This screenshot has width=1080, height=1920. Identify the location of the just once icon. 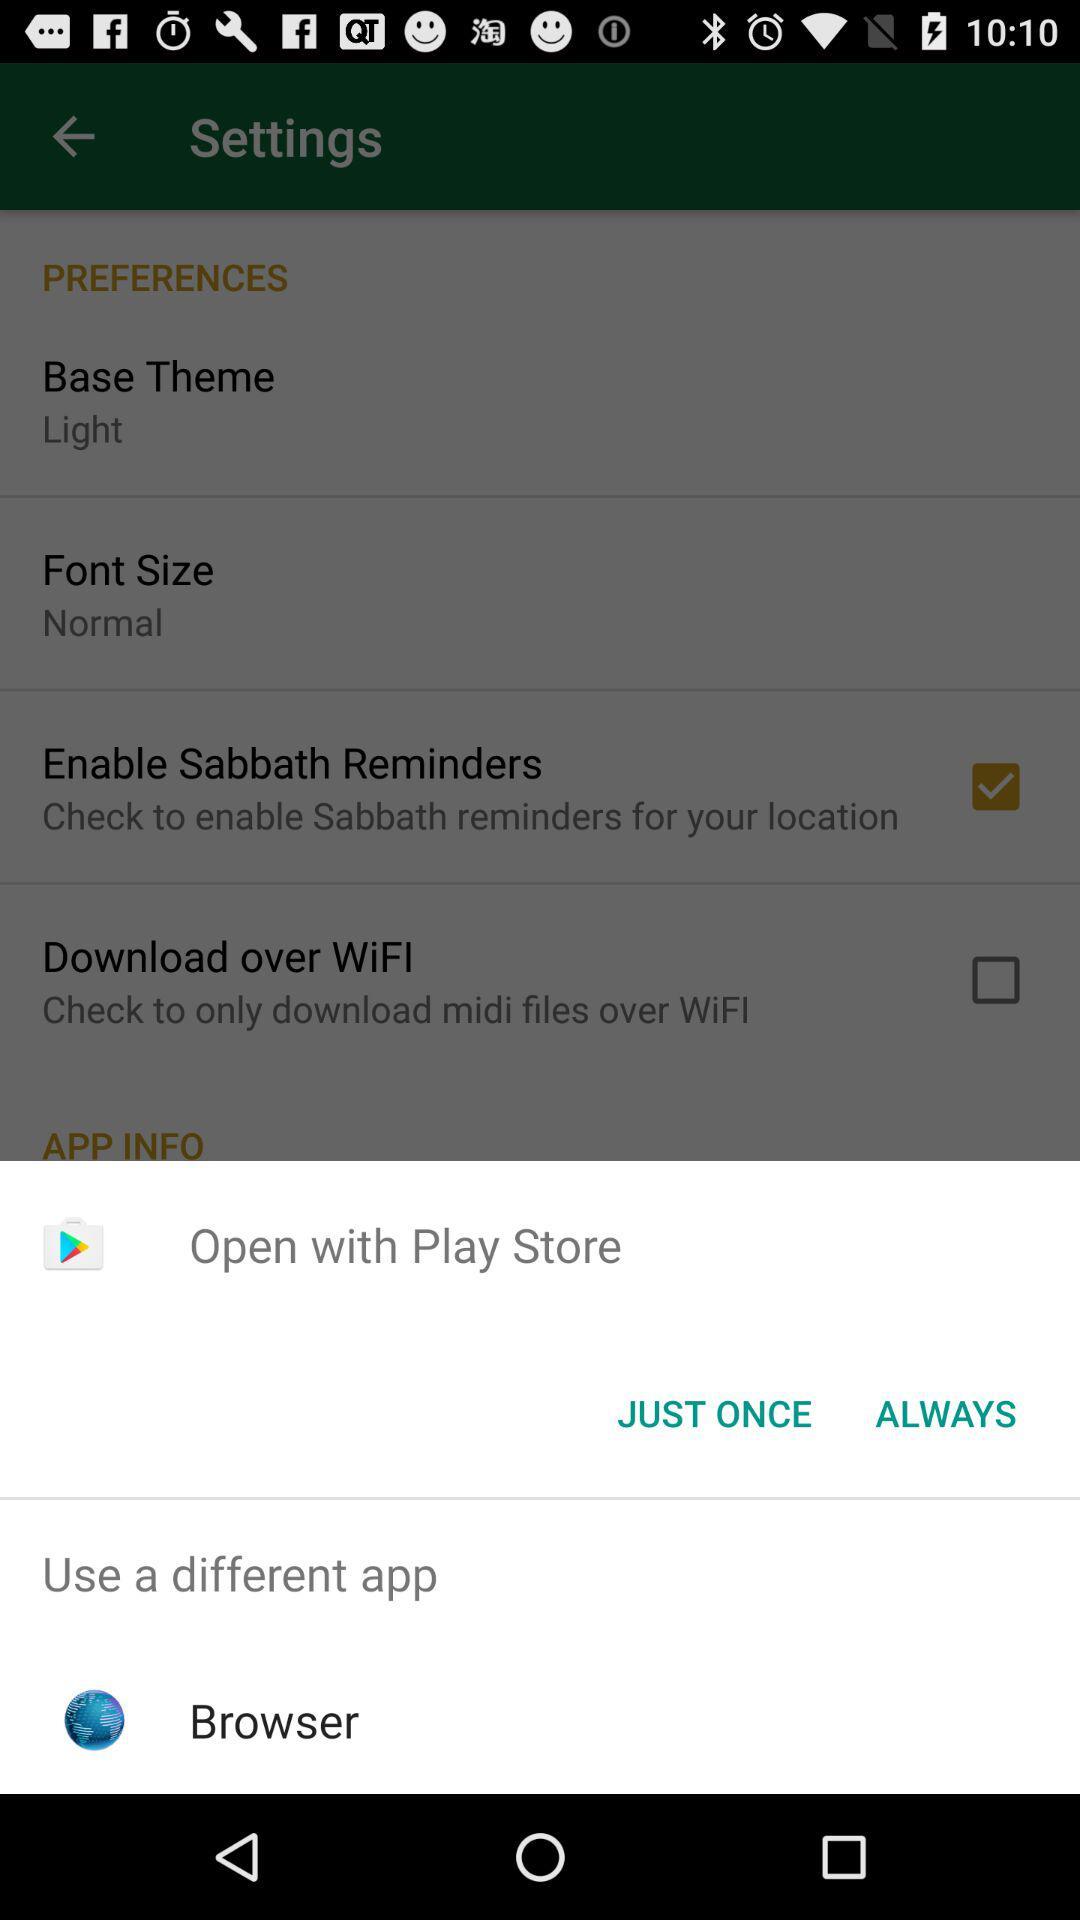
(713, 1411).